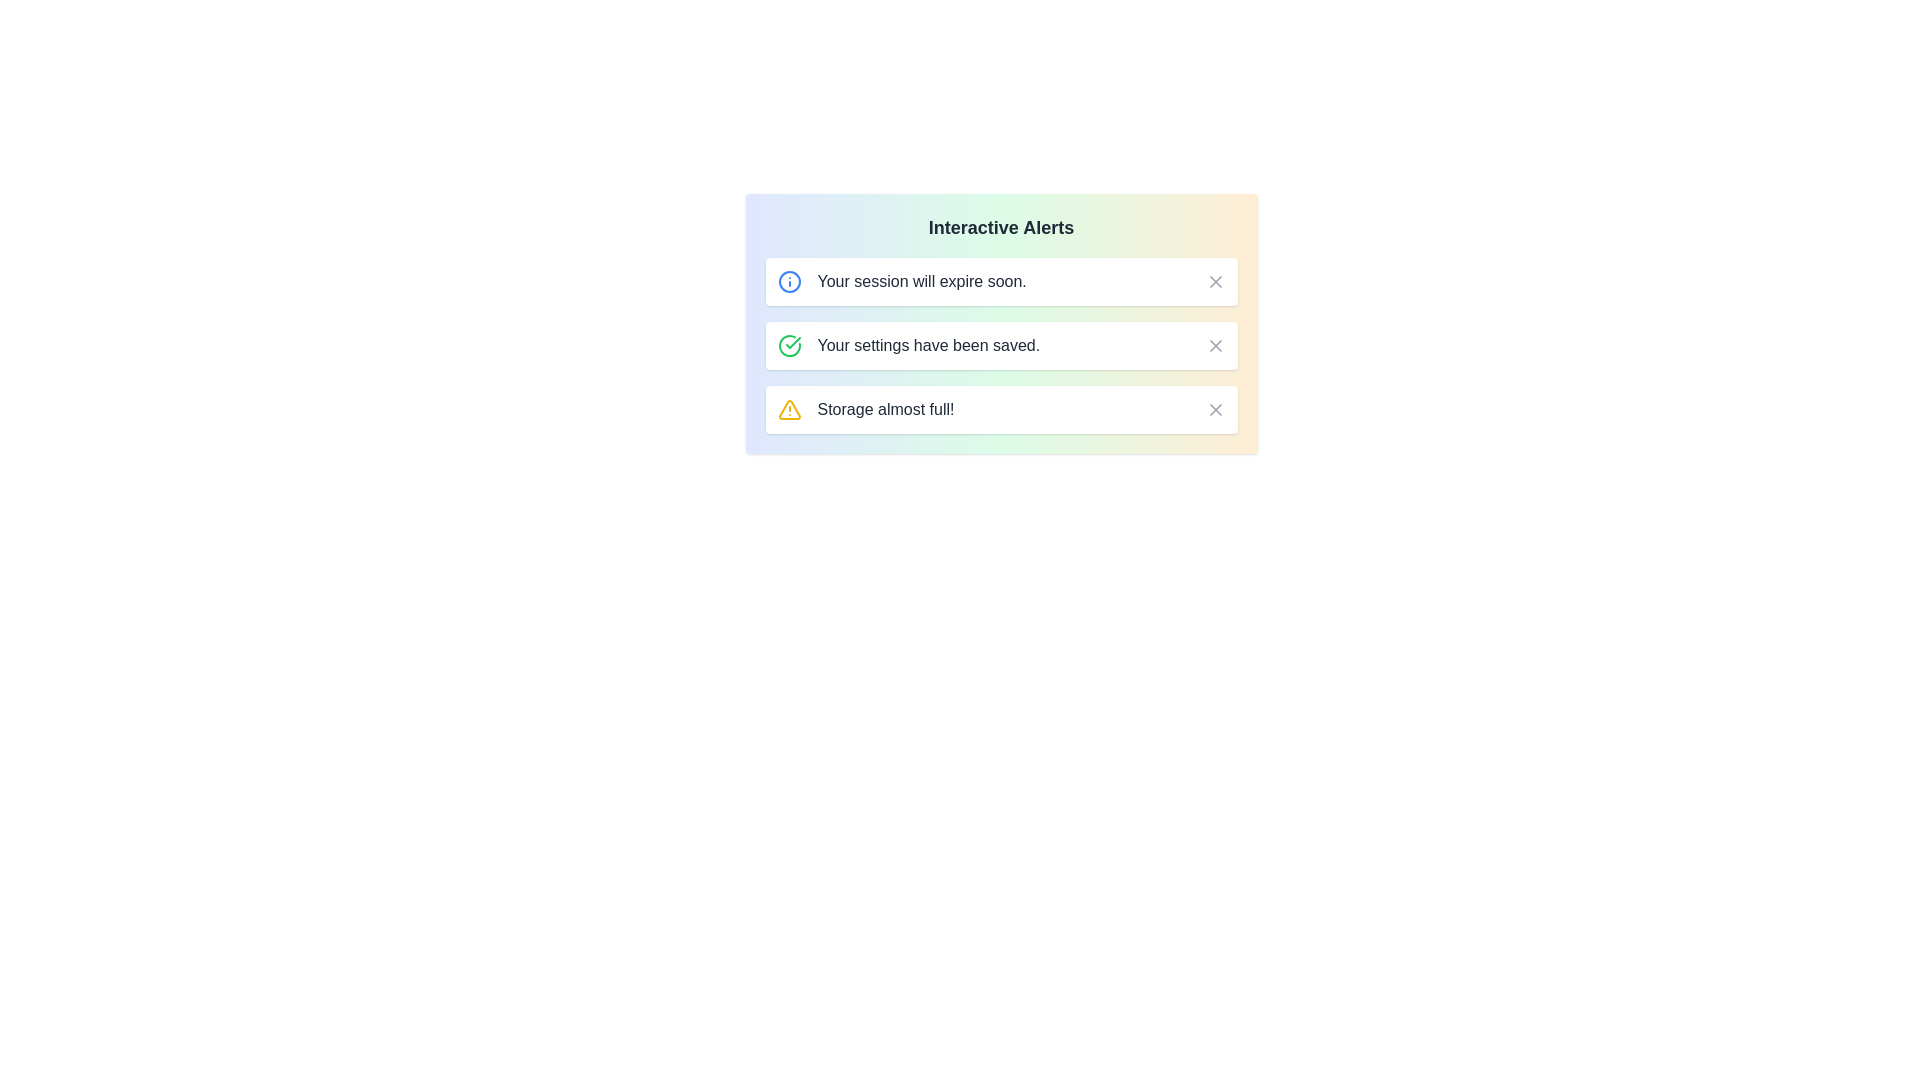 The image size is (1920, 1080). What do you see at coordinates (1214, 345) in the screenshot?
I see `the dismiss button located in the top right corner of the notification block` at bounding box center [1214, 345].